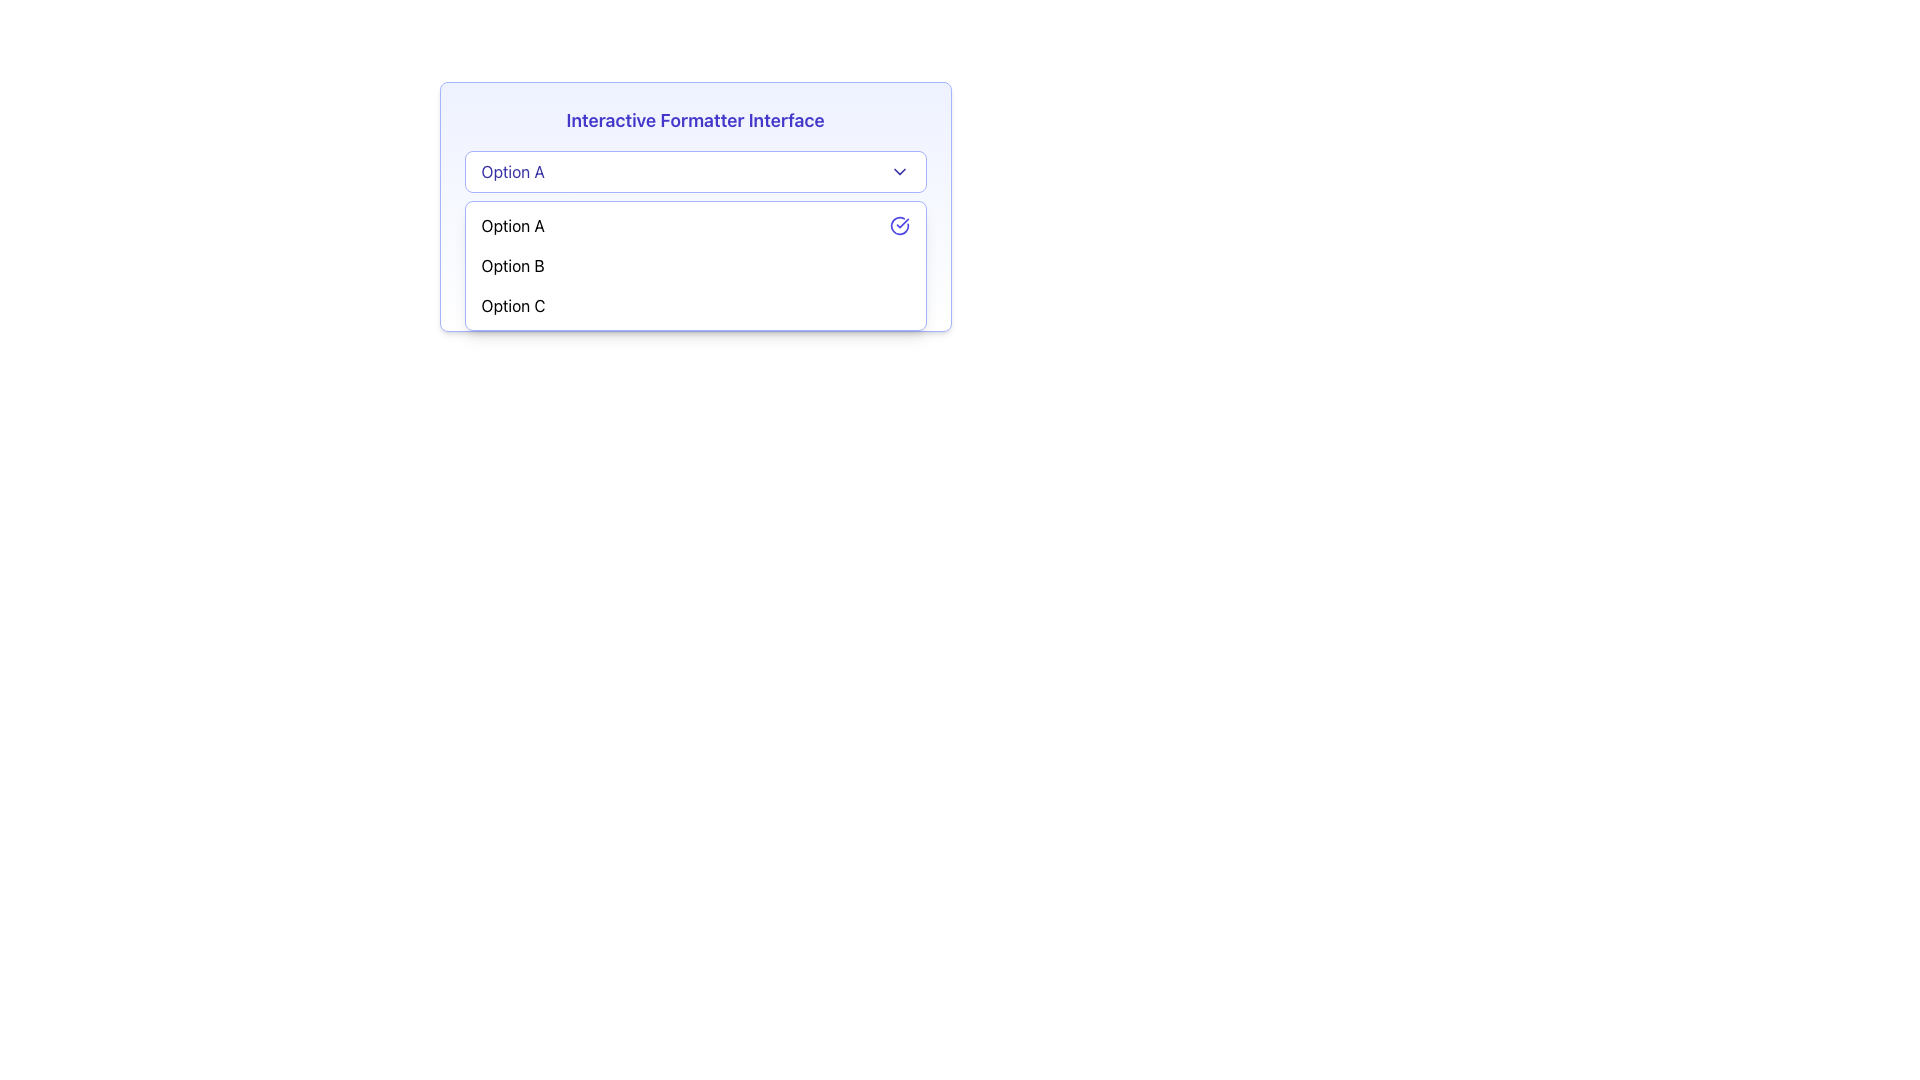 The height and width of the screenshot is (1080, 1920). Describe the element at coordinates (695, 225) in the screenshot. I see `the first item in the dropdown list labeled 'Option A'` at that location.